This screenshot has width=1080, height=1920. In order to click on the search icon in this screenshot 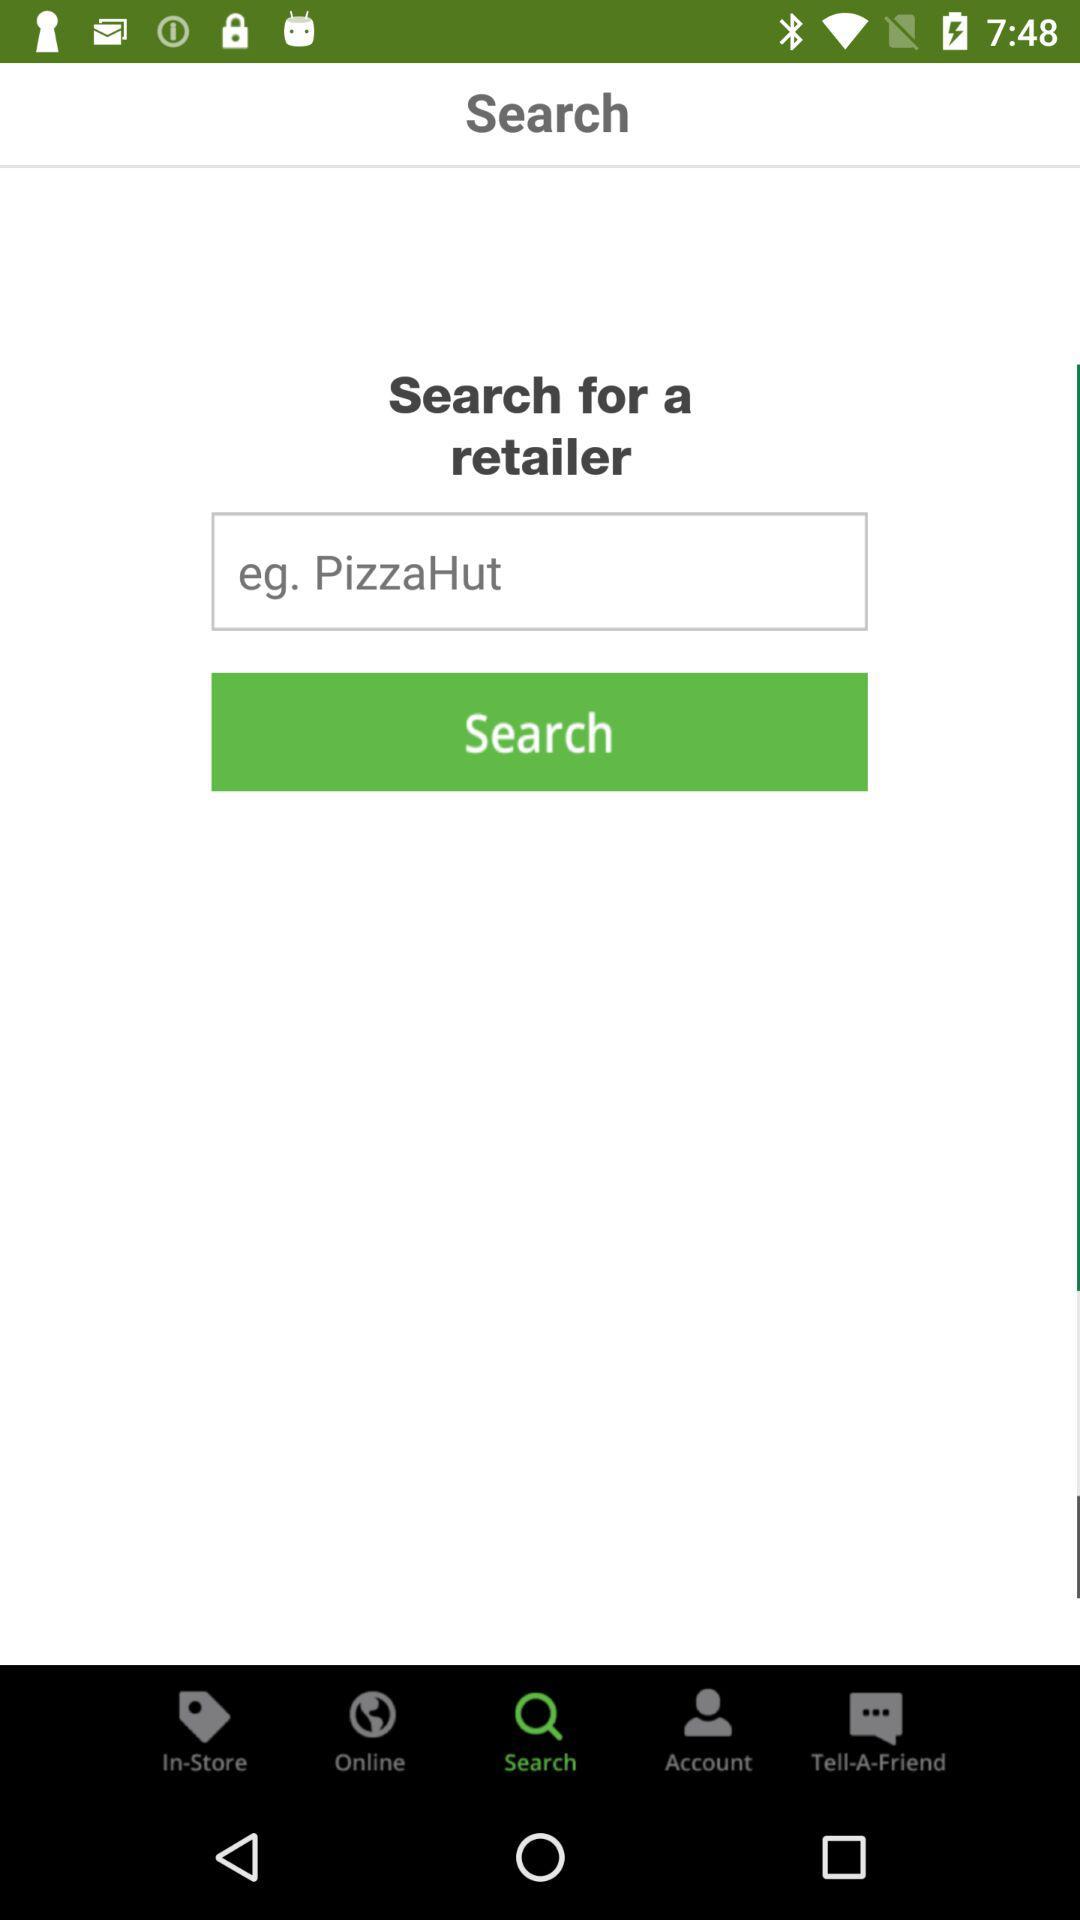, I will do `click(540, 1728)`.